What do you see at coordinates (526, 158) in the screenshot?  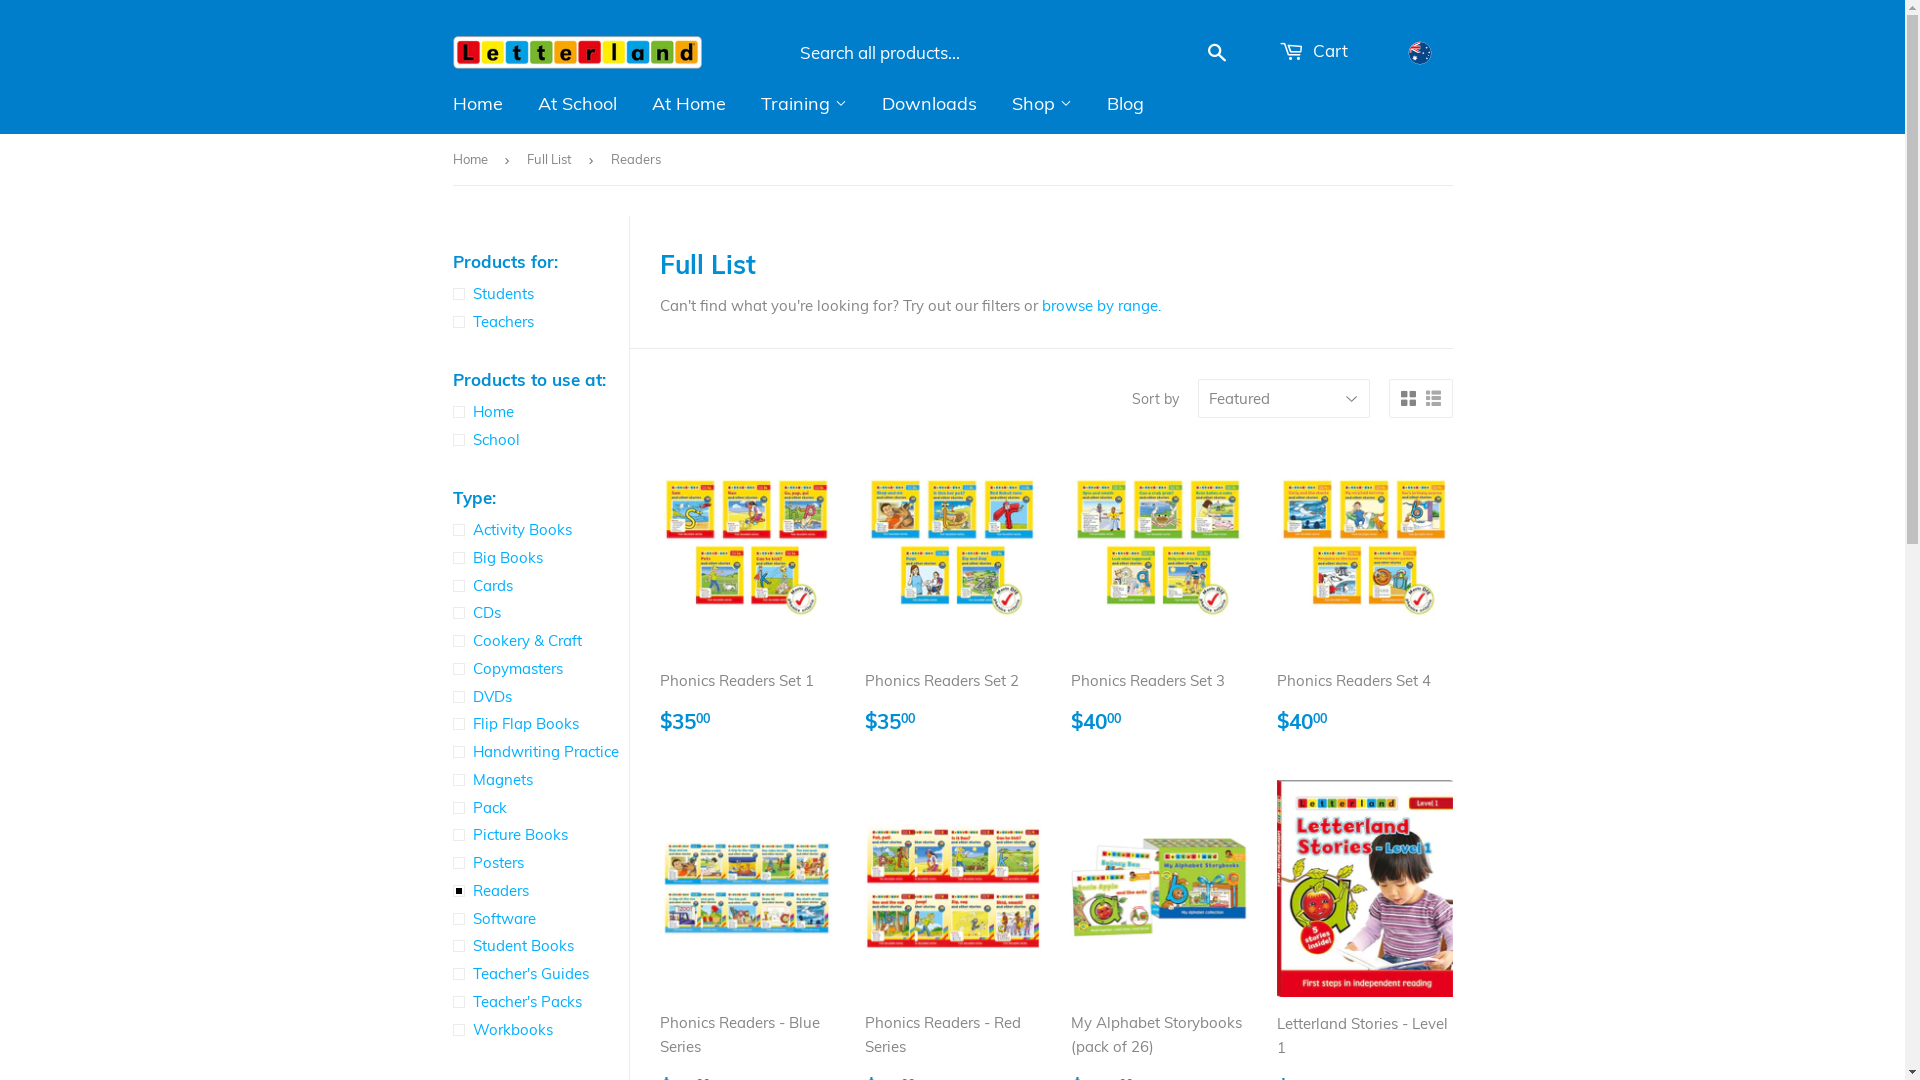 I see `'Full List'` at bounding box center [526, 158].